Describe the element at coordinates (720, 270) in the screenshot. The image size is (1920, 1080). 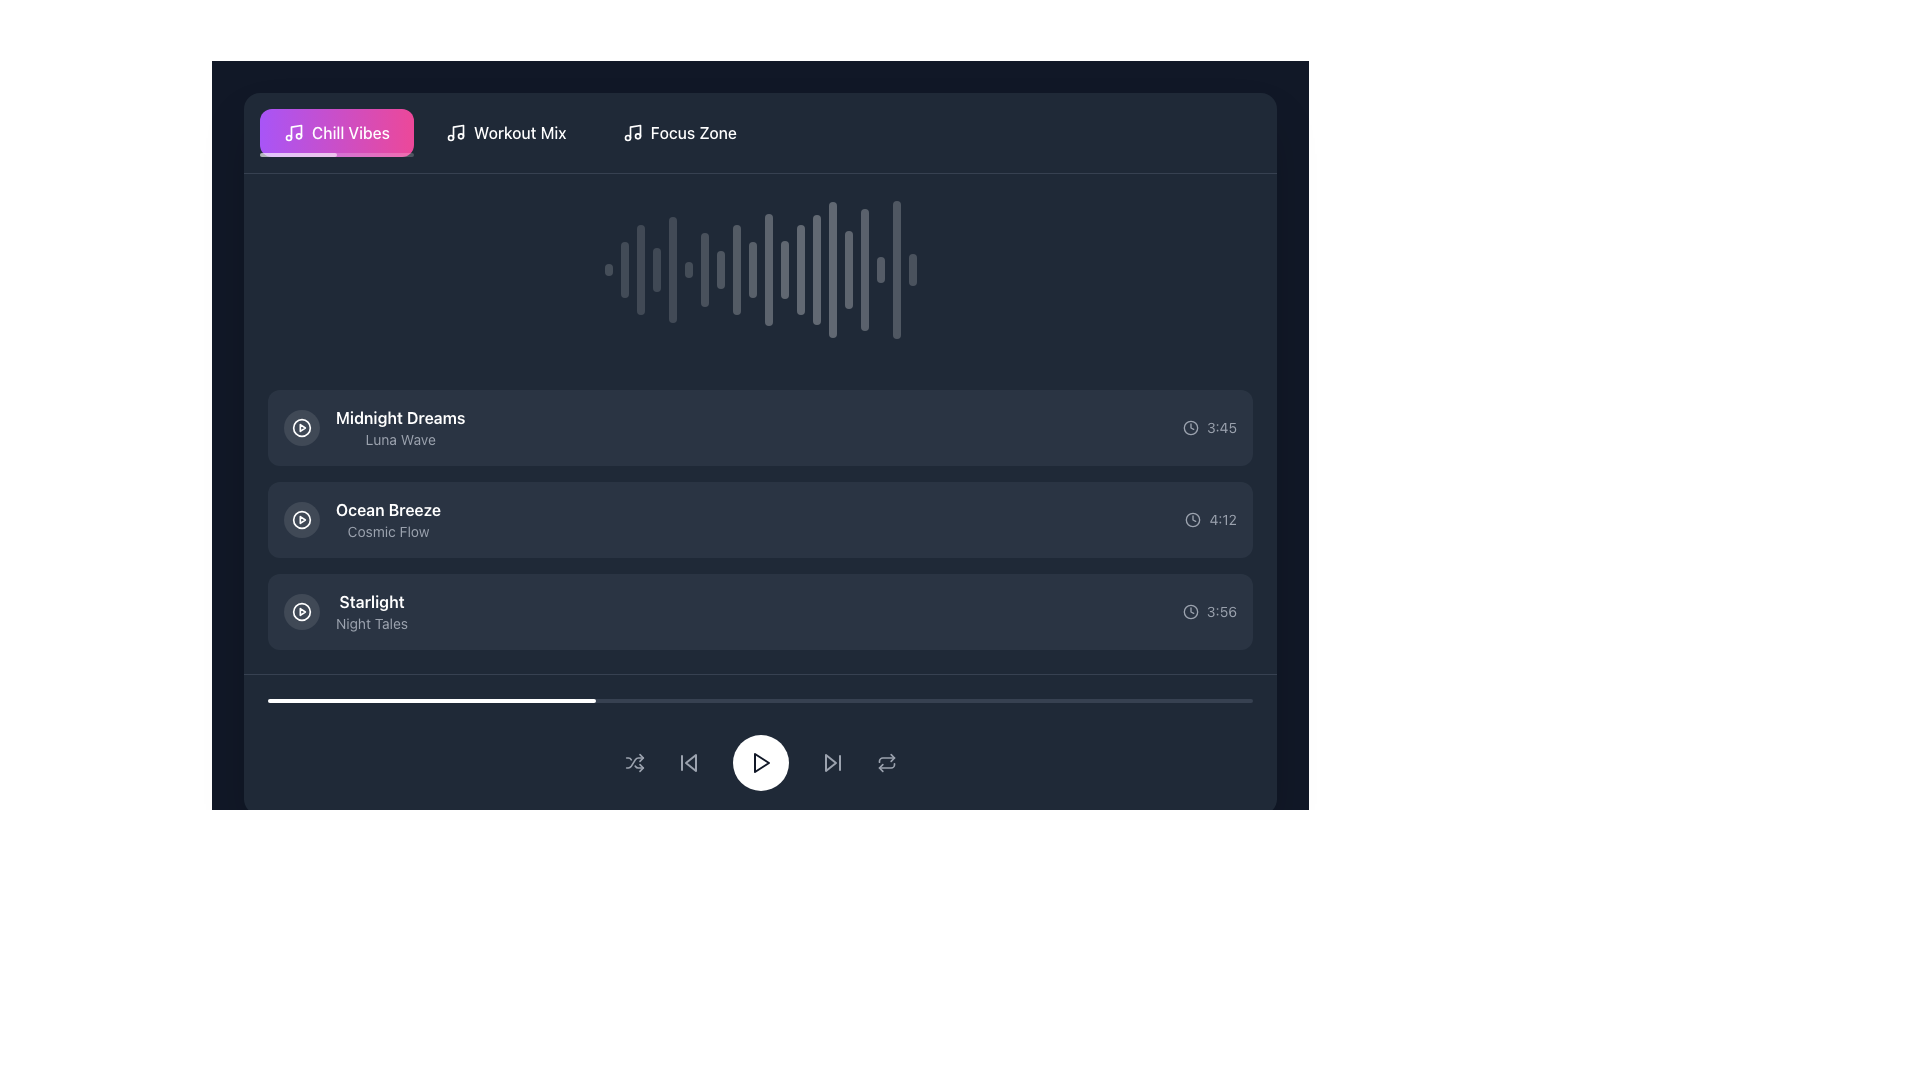
I see `the eighth waveform bar representing audio playback in the upper section of the interface` at that location.